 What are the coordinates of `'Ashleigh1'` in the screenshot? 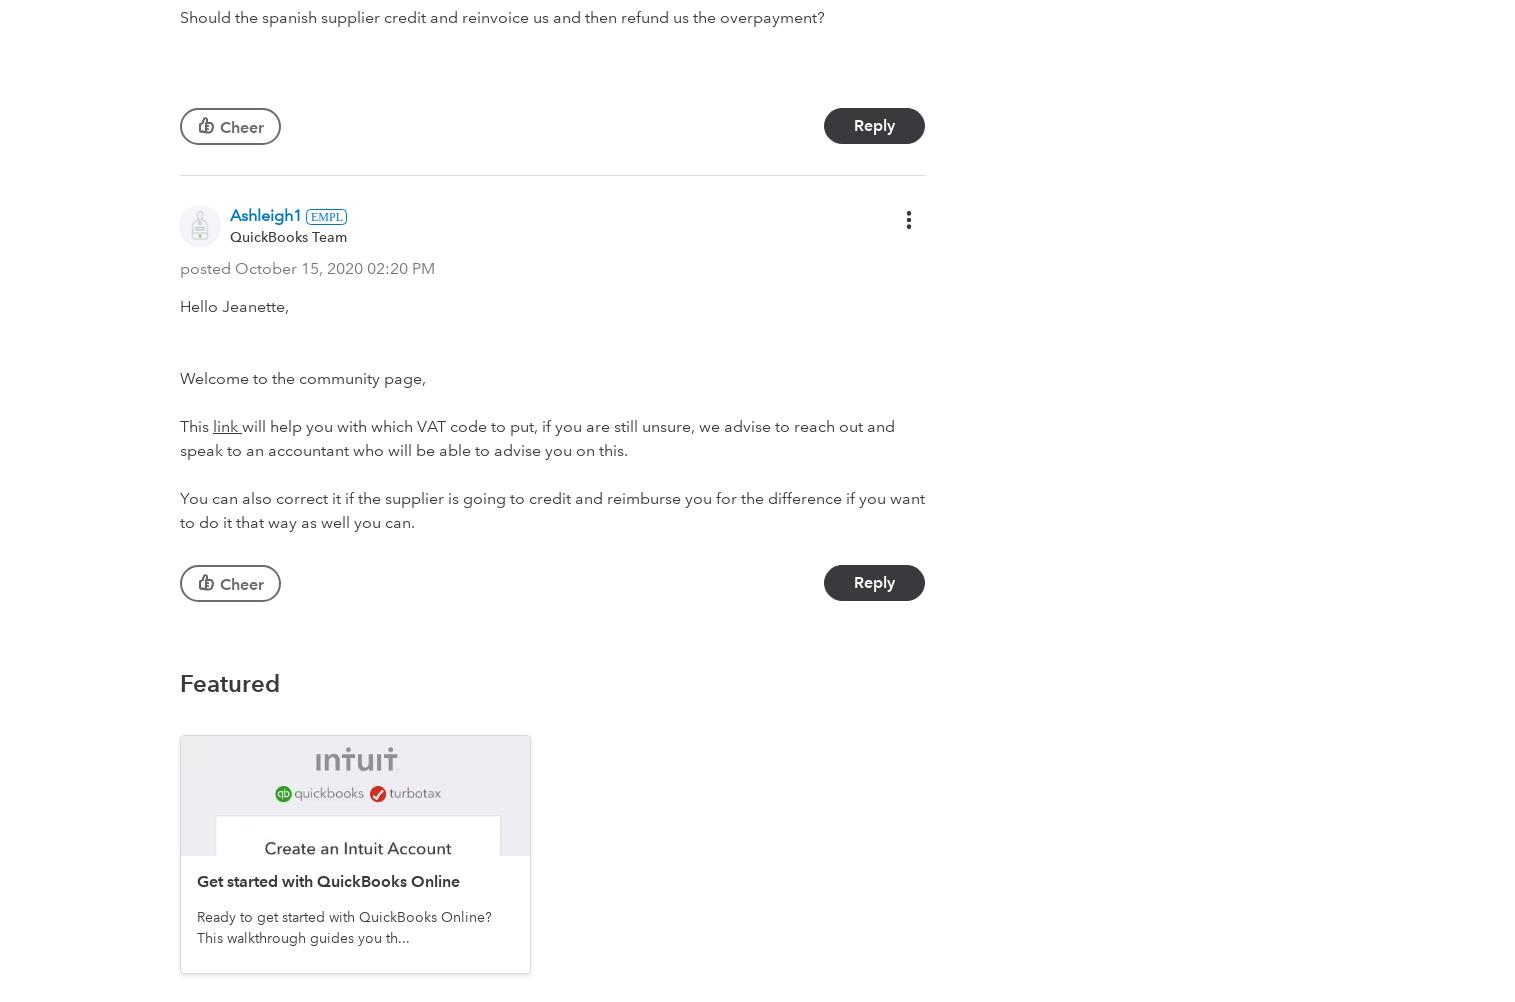 It's located at (266, 214).